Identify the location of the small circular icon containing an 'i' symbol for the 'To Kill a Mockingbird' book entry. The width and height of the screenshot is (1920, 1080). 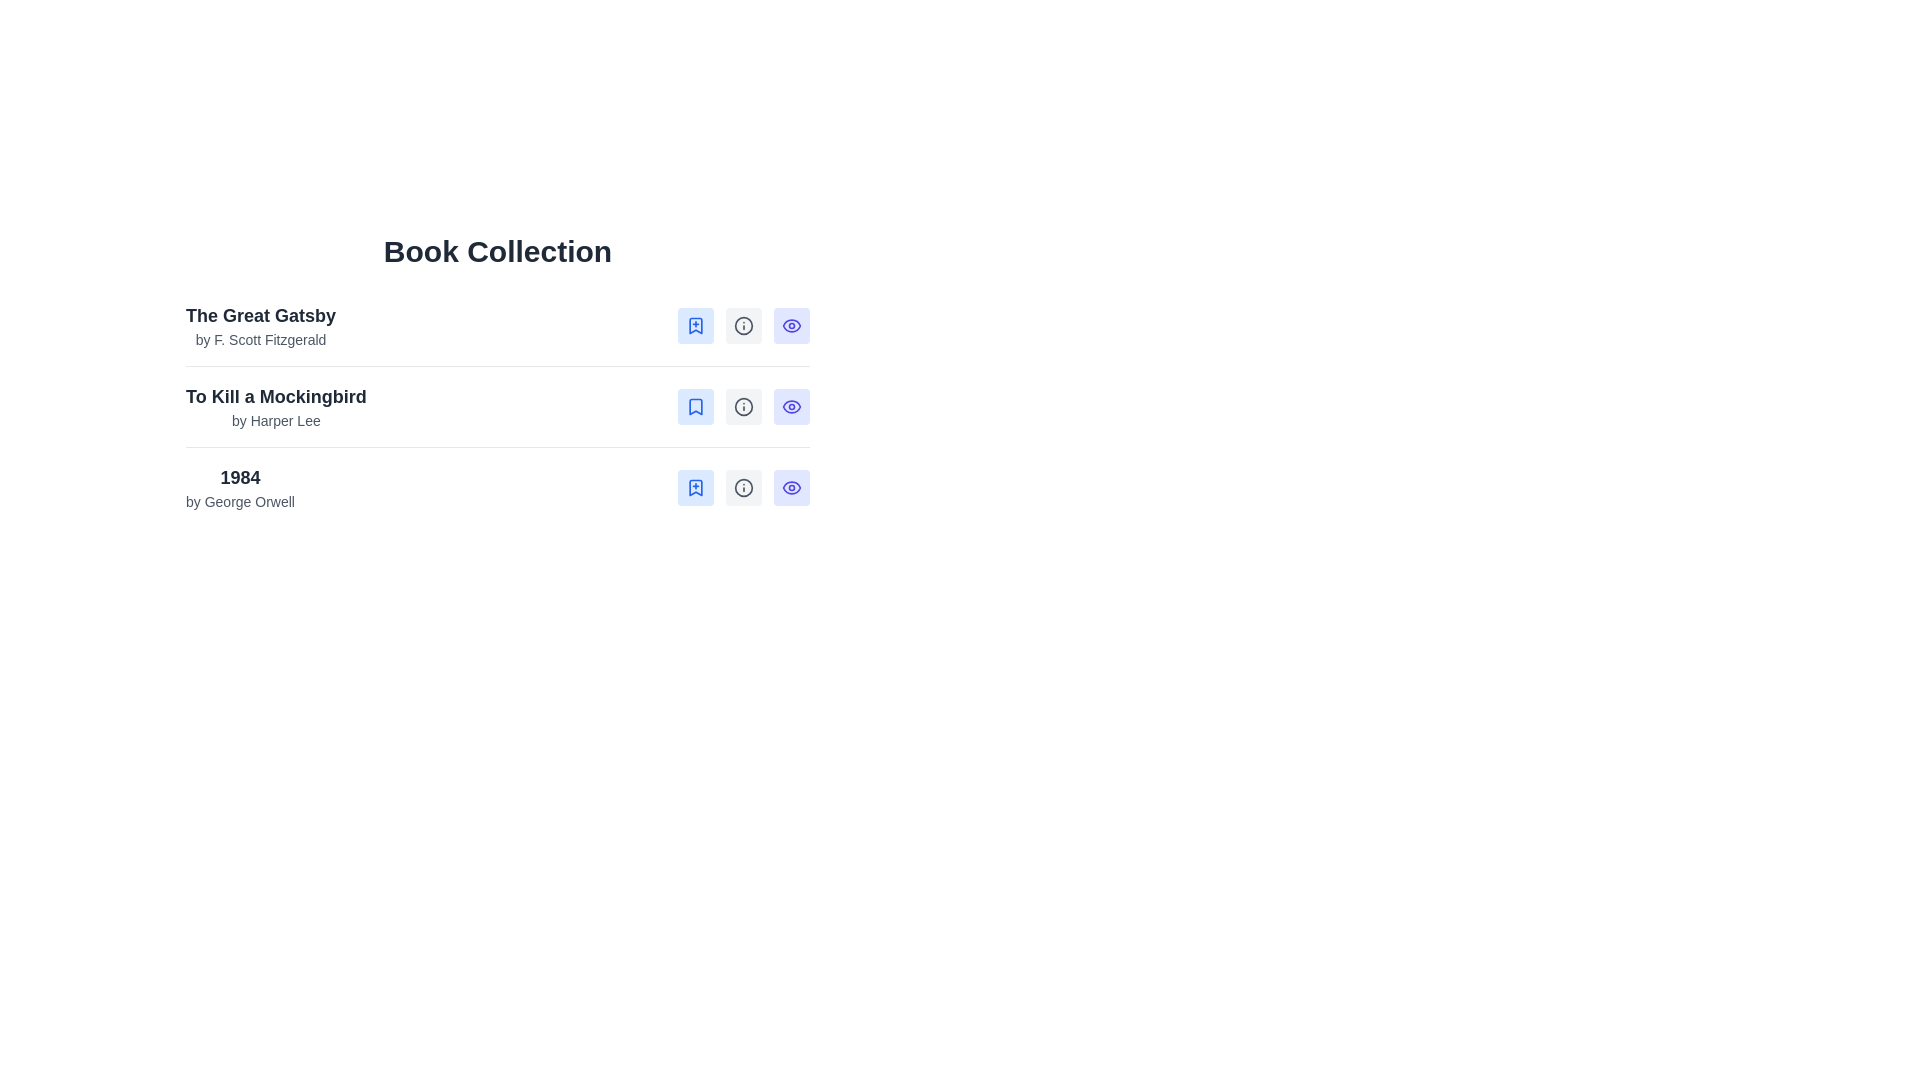
(743, 406).